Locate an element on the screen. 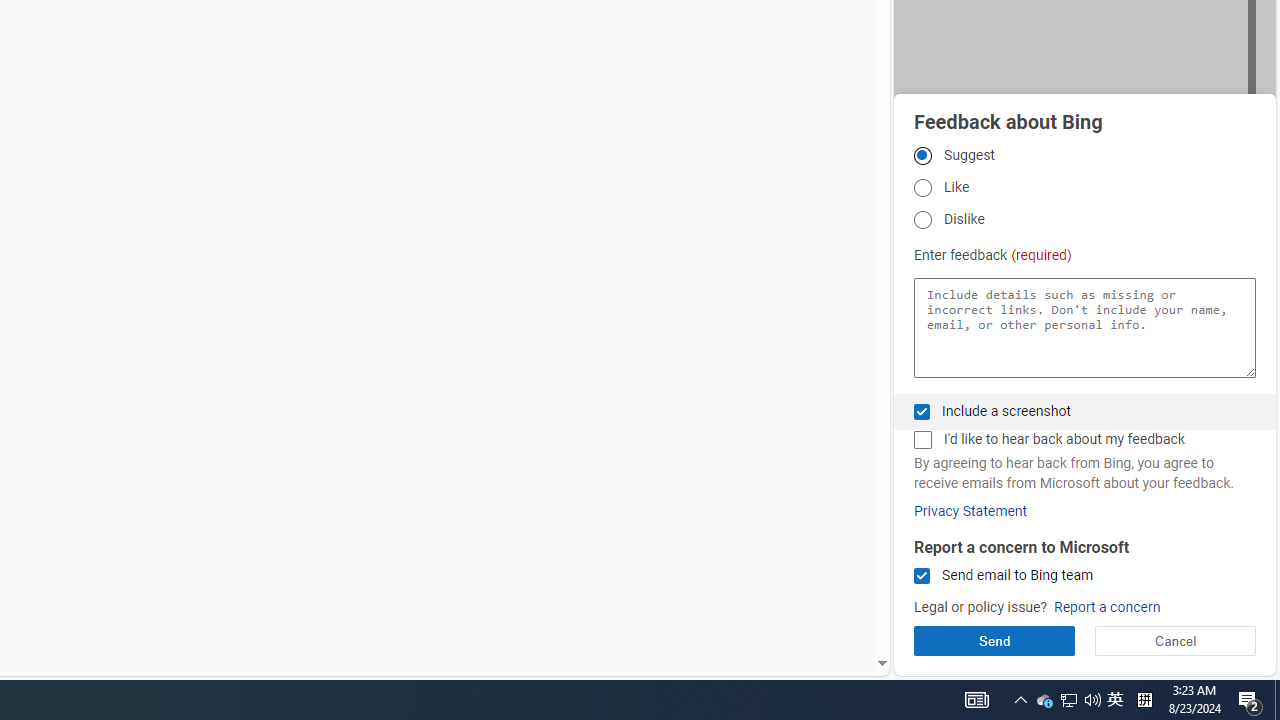  'Privacy Statement' is located at coordinates (970, 510).